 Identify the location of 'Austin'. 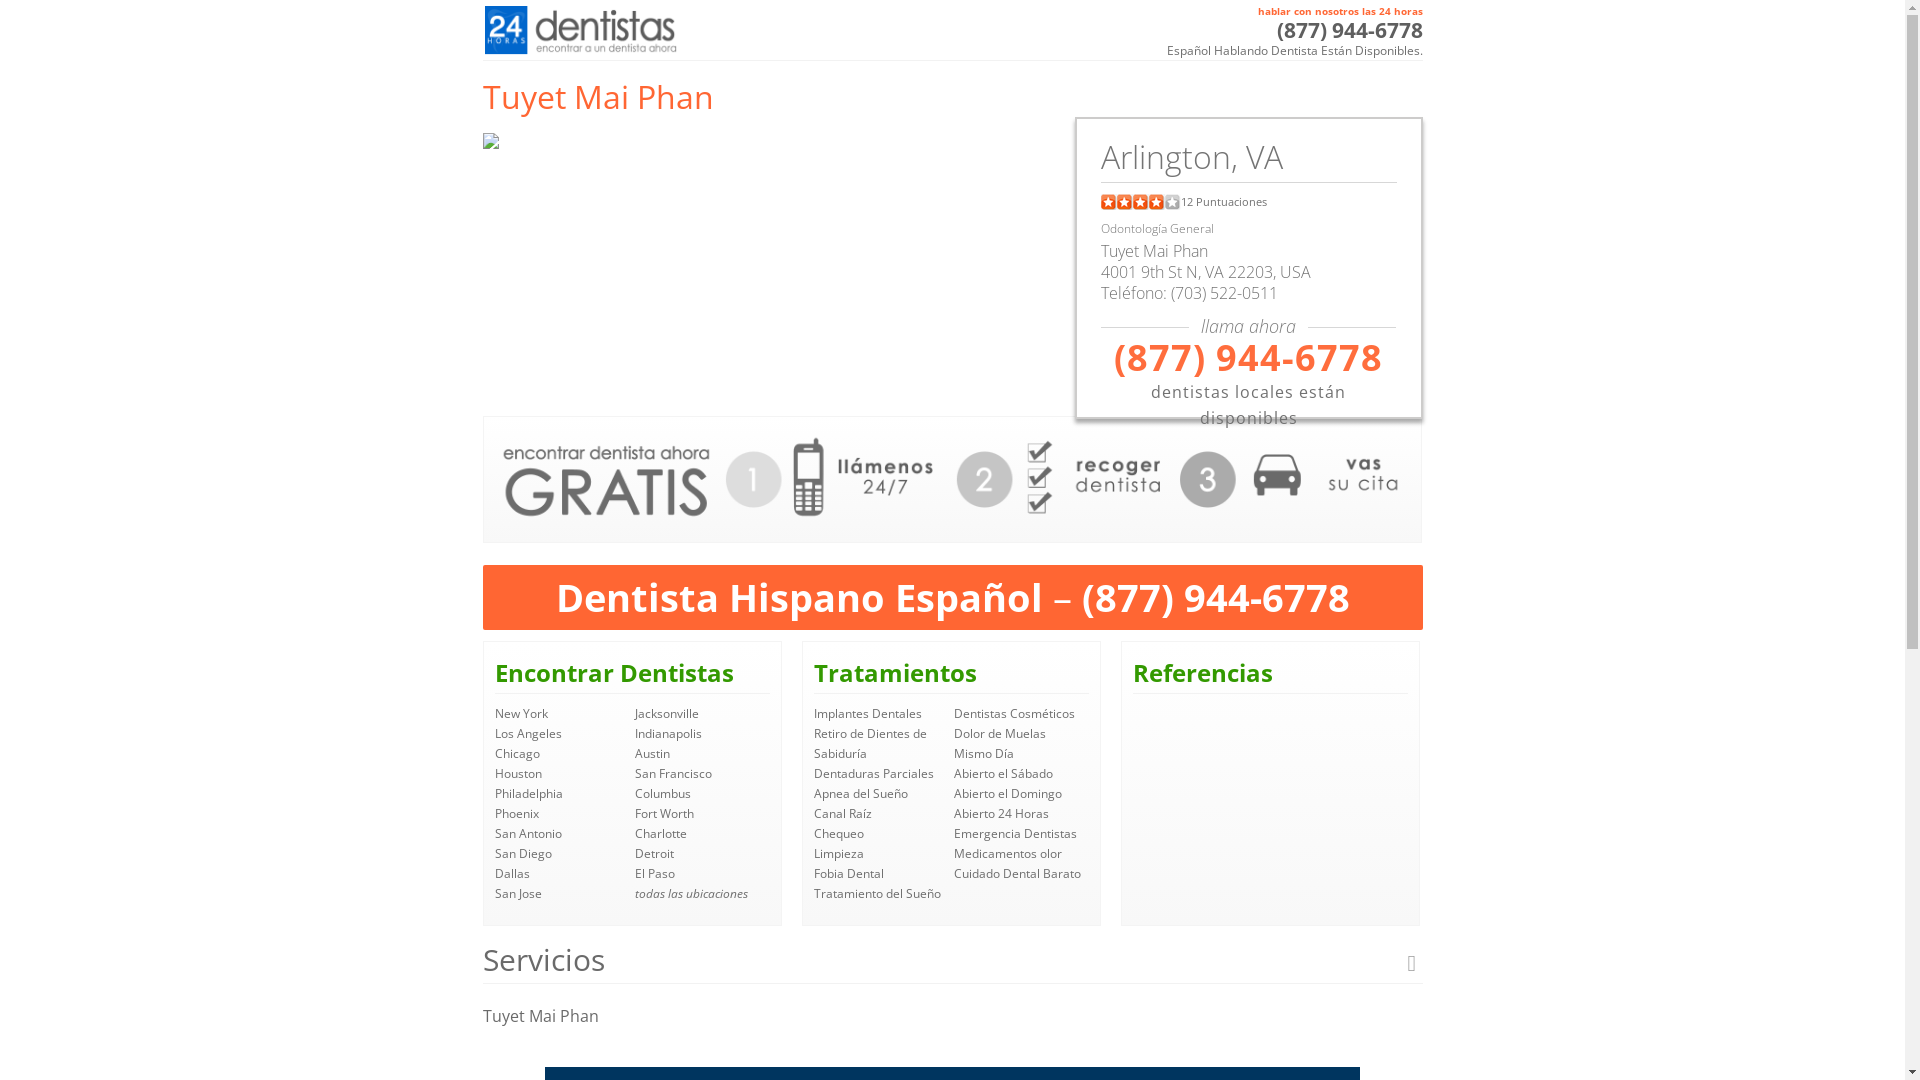
(652, 753).